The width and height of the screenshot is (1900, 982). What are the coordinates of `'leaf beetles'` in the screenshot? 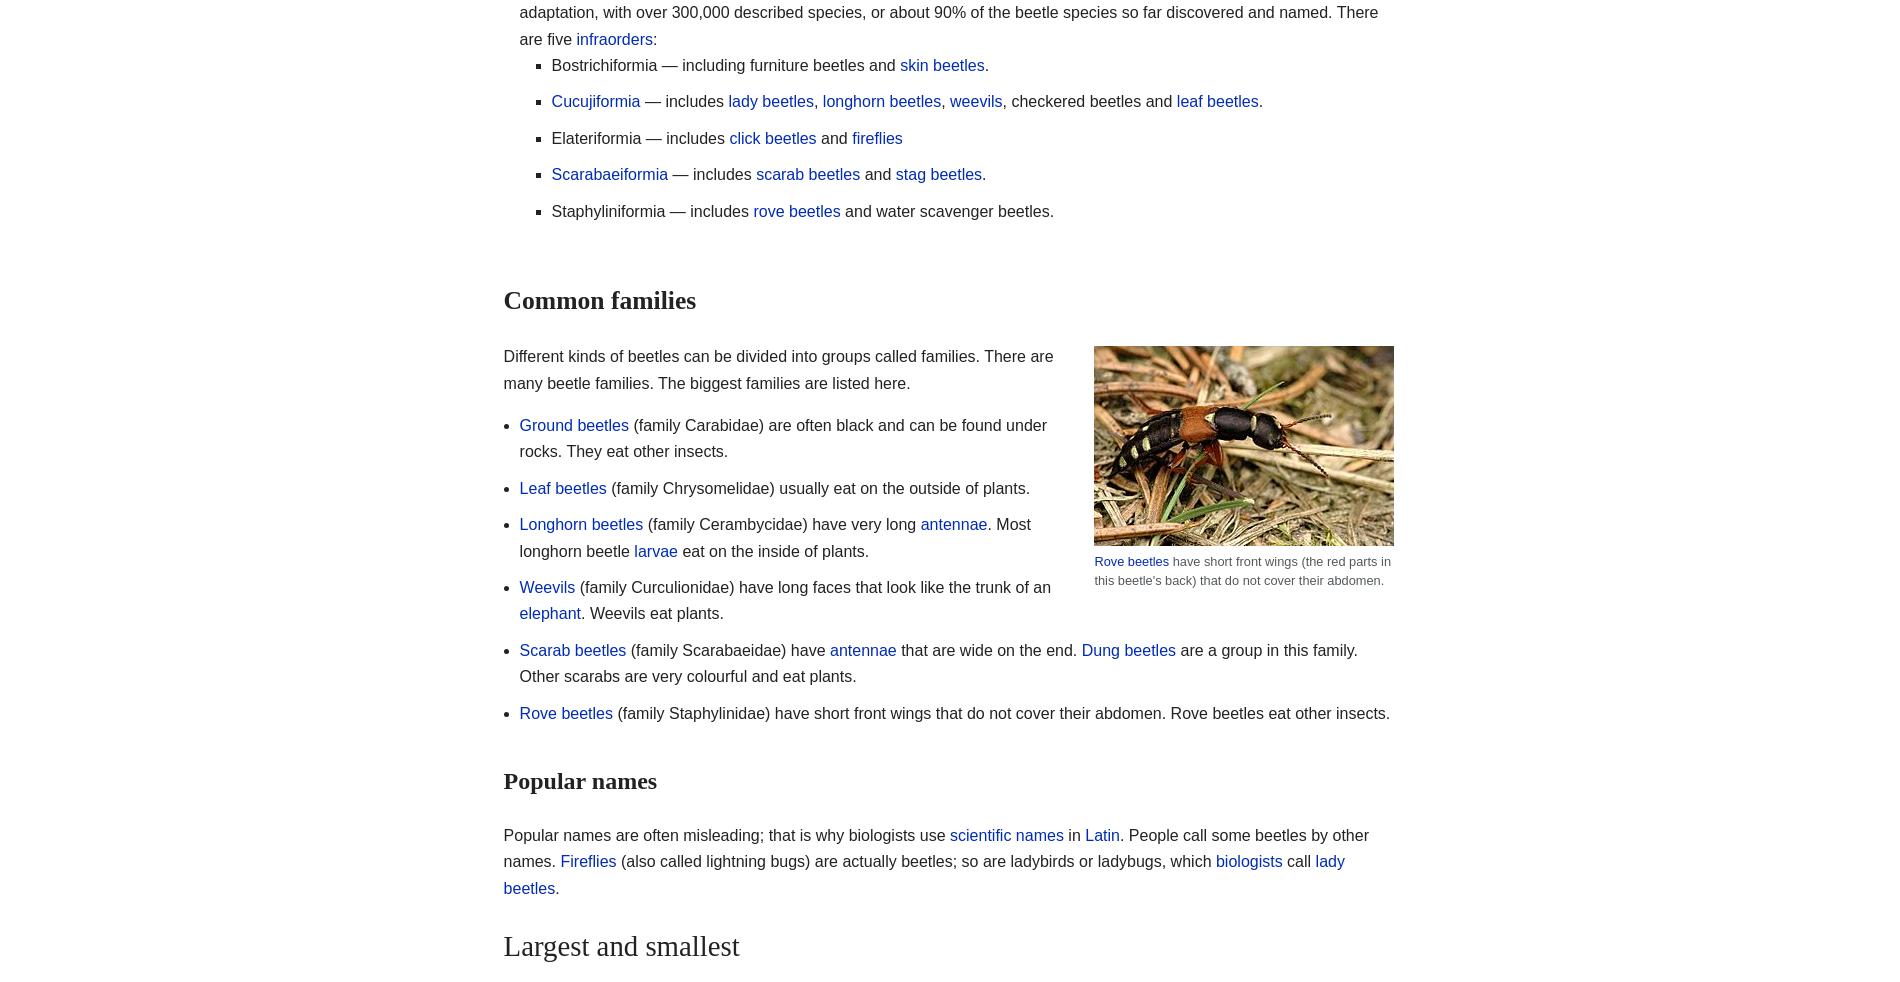 It's located at (1215, 100).